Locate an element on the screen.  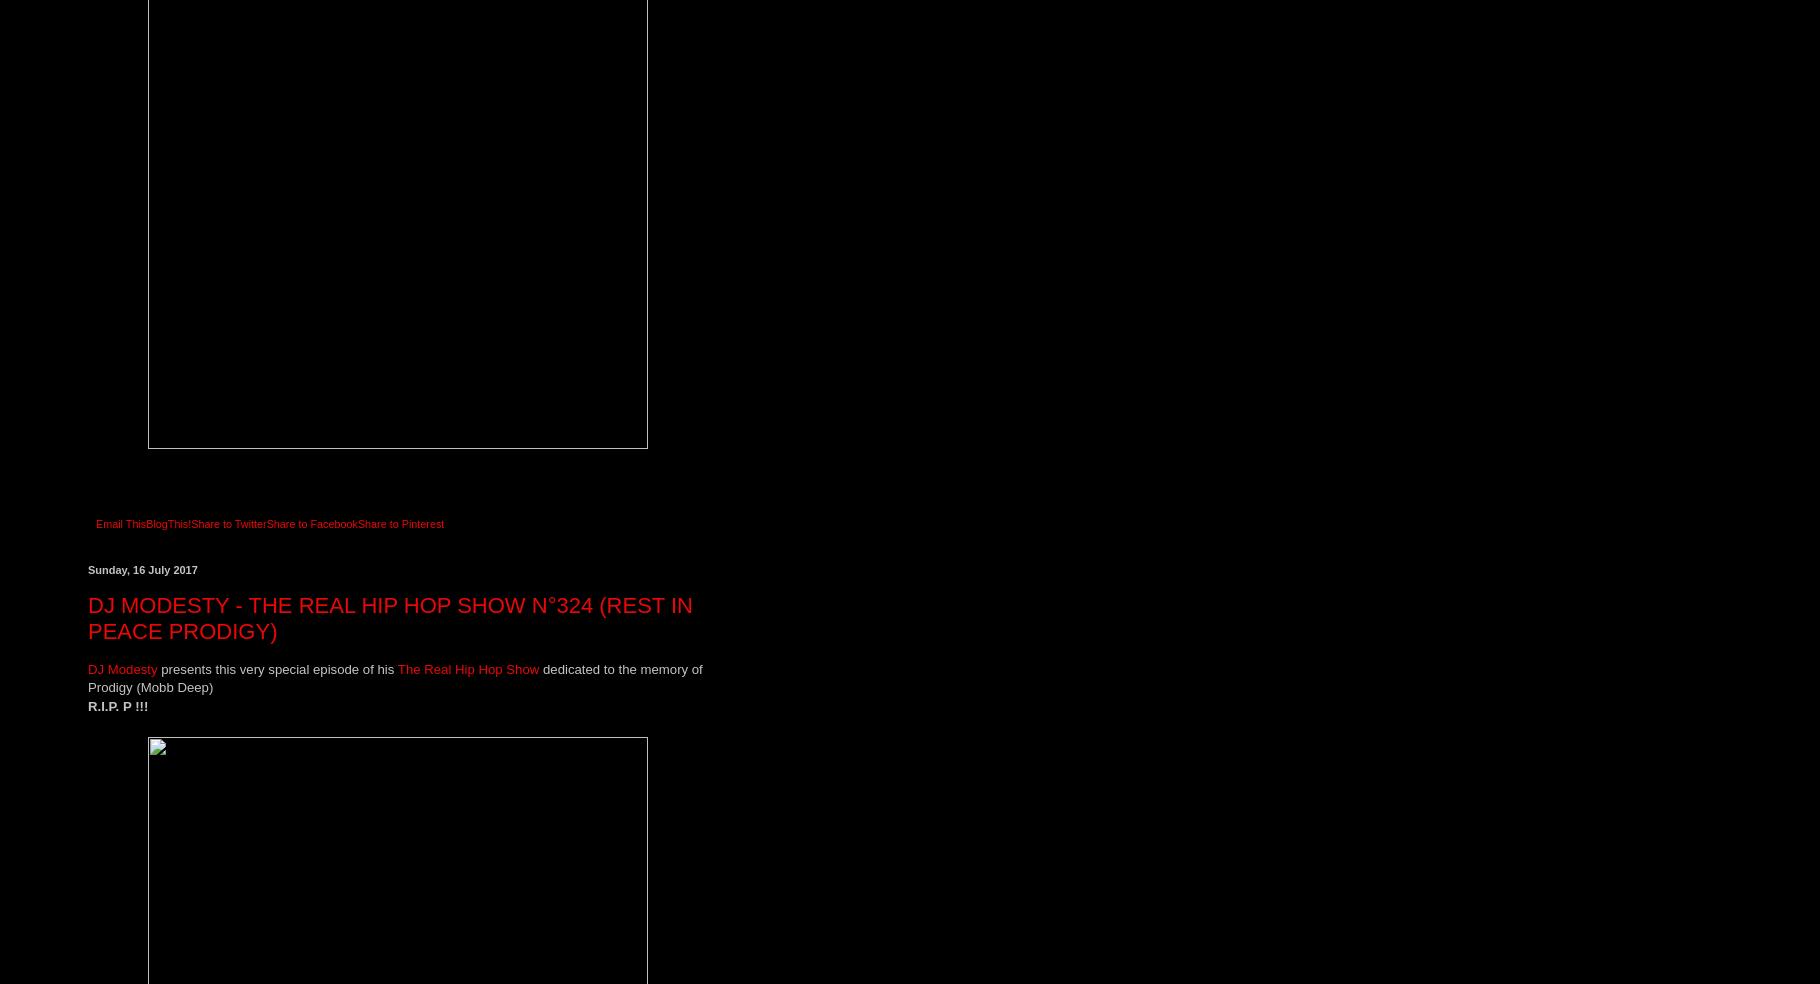
'BlogThis!' is located at coordinates (168, 521).